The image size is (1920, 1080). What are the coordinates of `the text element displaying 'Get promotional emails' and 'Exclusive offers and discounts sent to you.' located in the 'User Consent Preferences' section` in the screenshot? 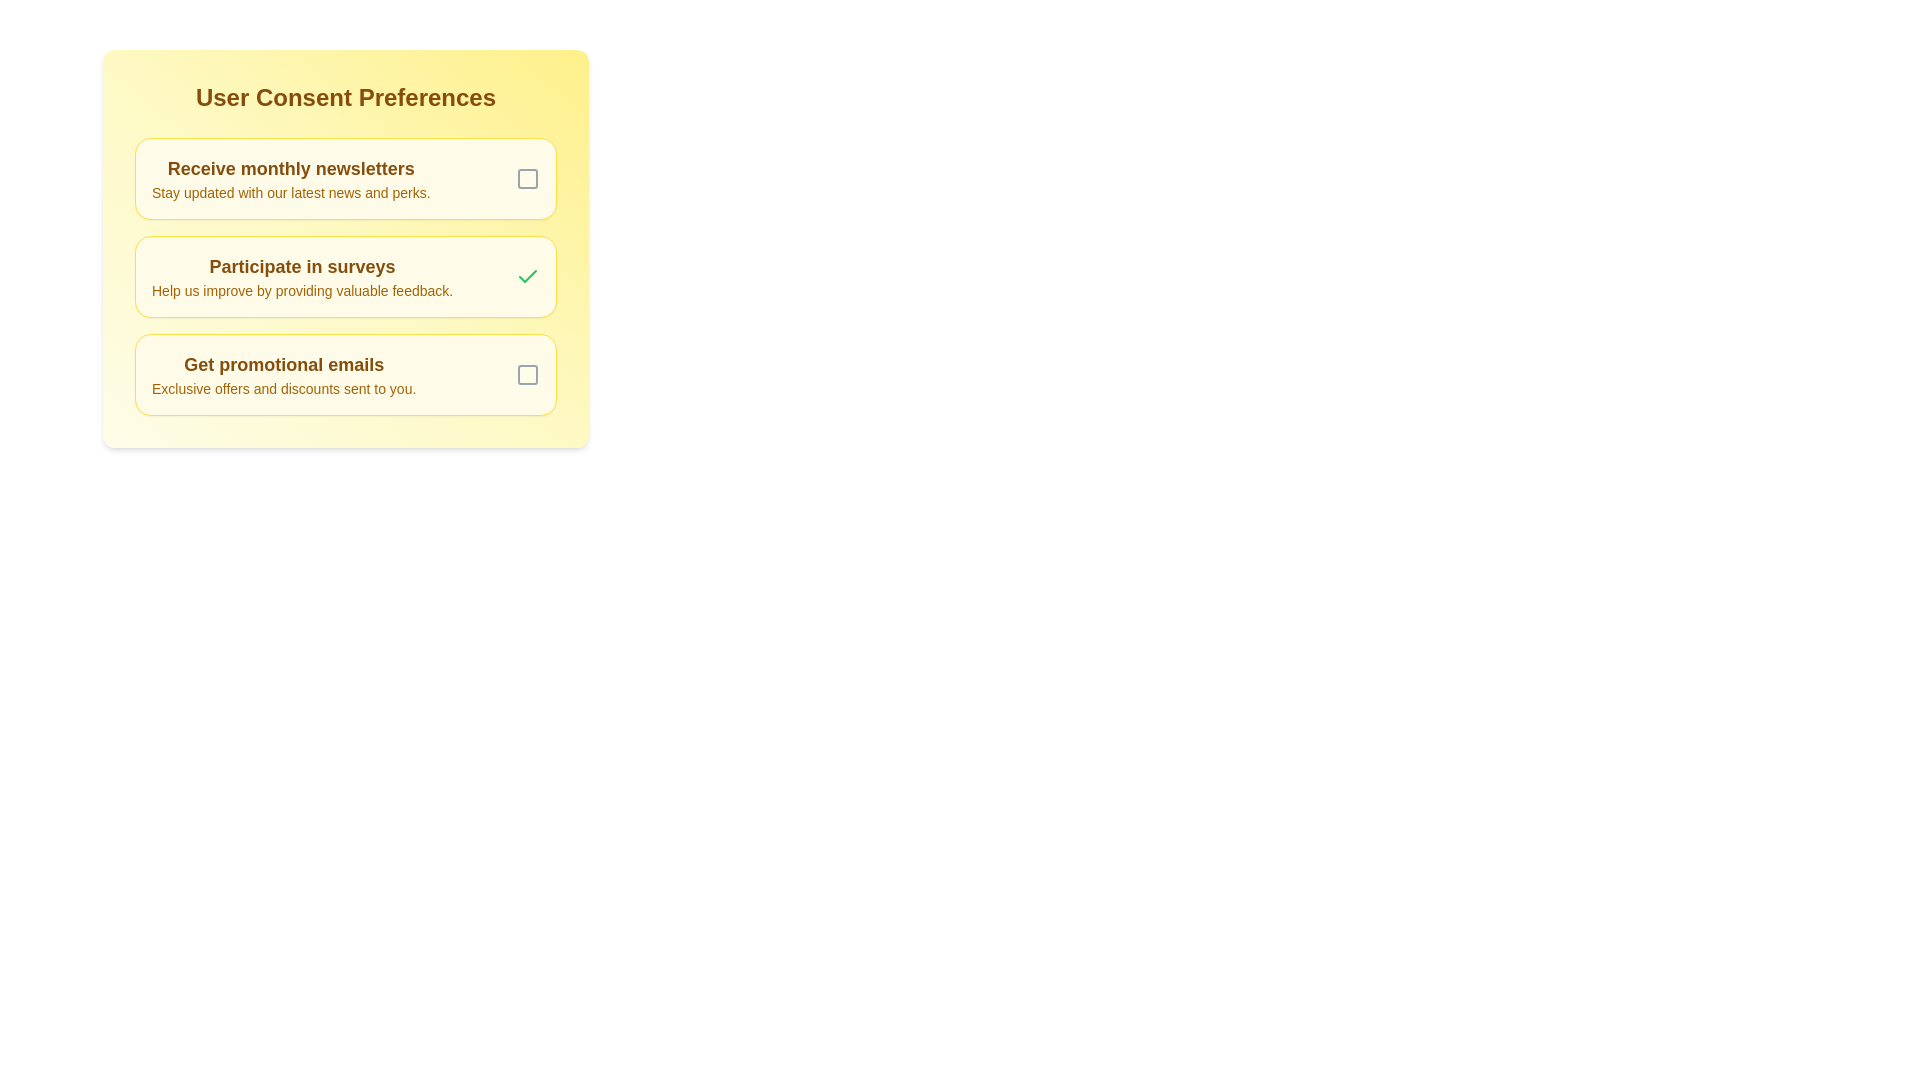 It's located at (283, 374).